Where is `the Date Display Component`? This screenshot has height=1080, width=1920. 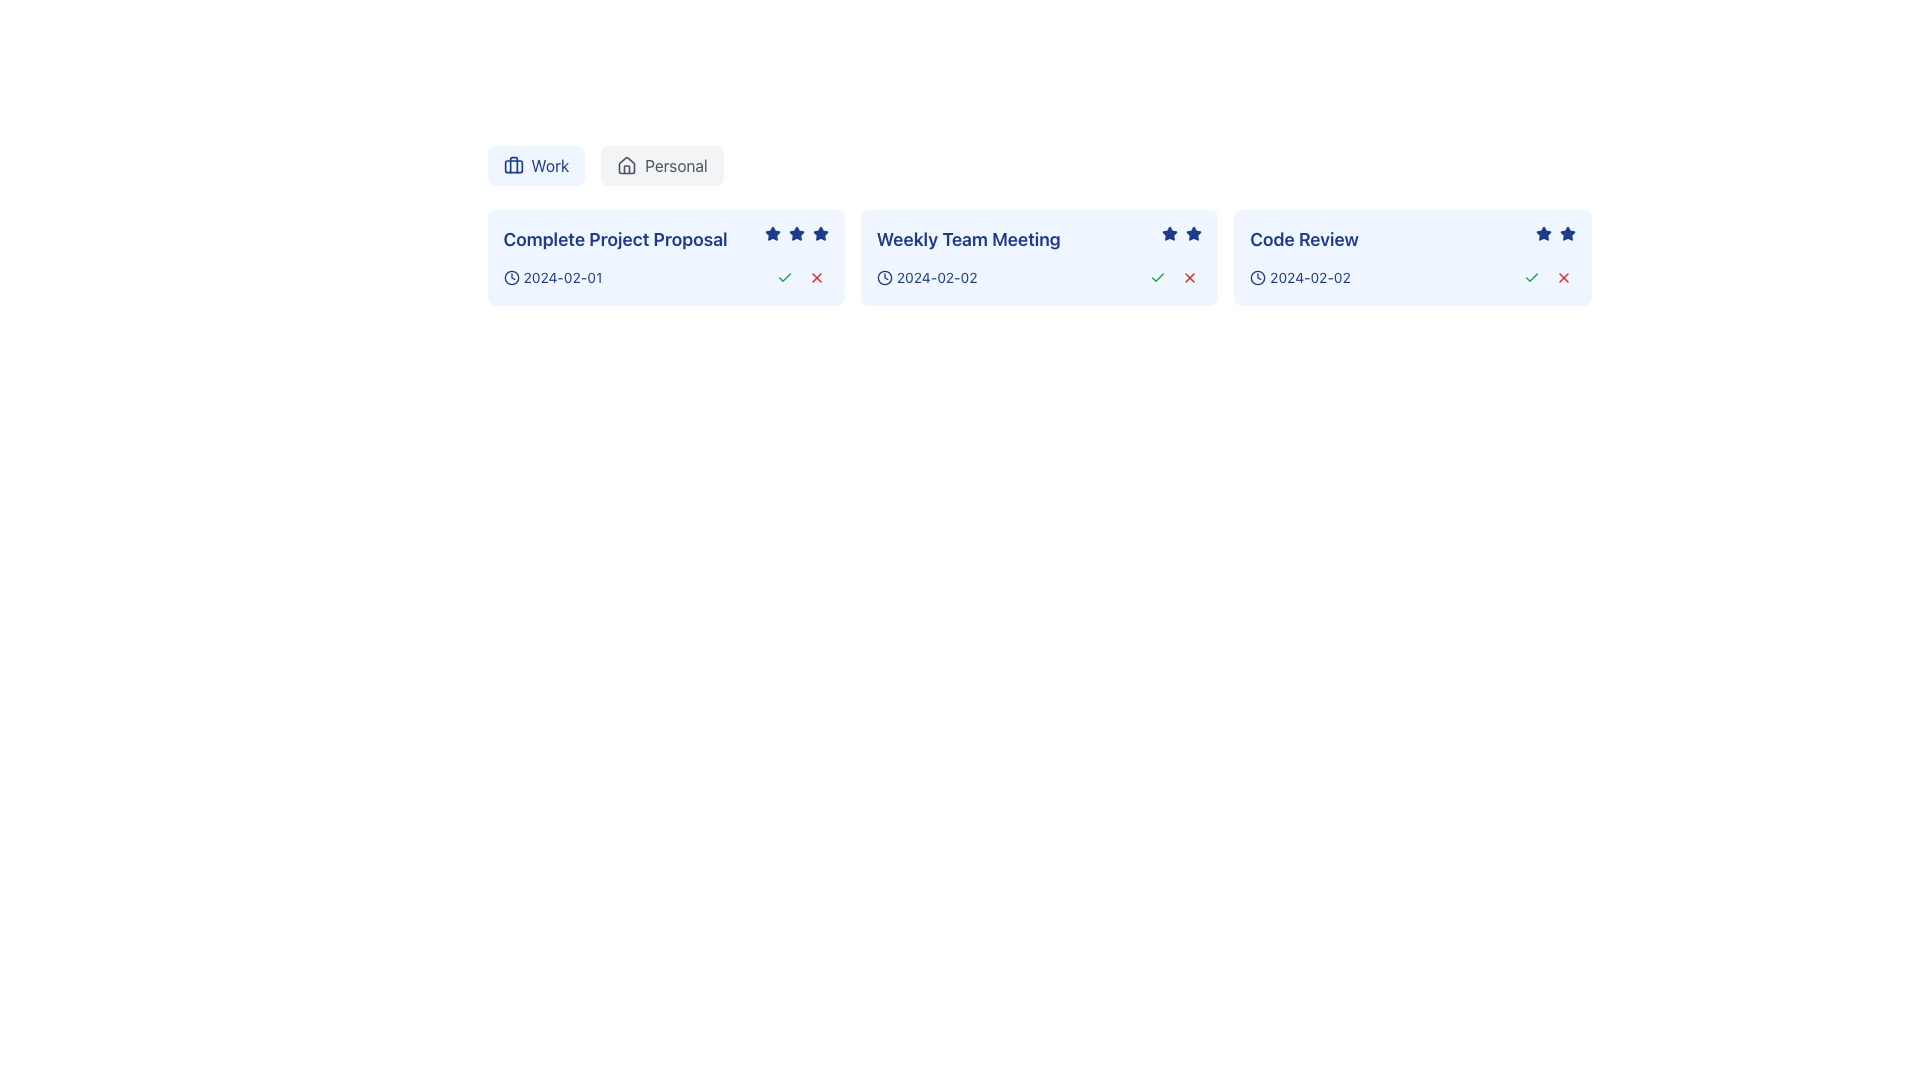 the Date Display Component is located at coordinates (552, 277).